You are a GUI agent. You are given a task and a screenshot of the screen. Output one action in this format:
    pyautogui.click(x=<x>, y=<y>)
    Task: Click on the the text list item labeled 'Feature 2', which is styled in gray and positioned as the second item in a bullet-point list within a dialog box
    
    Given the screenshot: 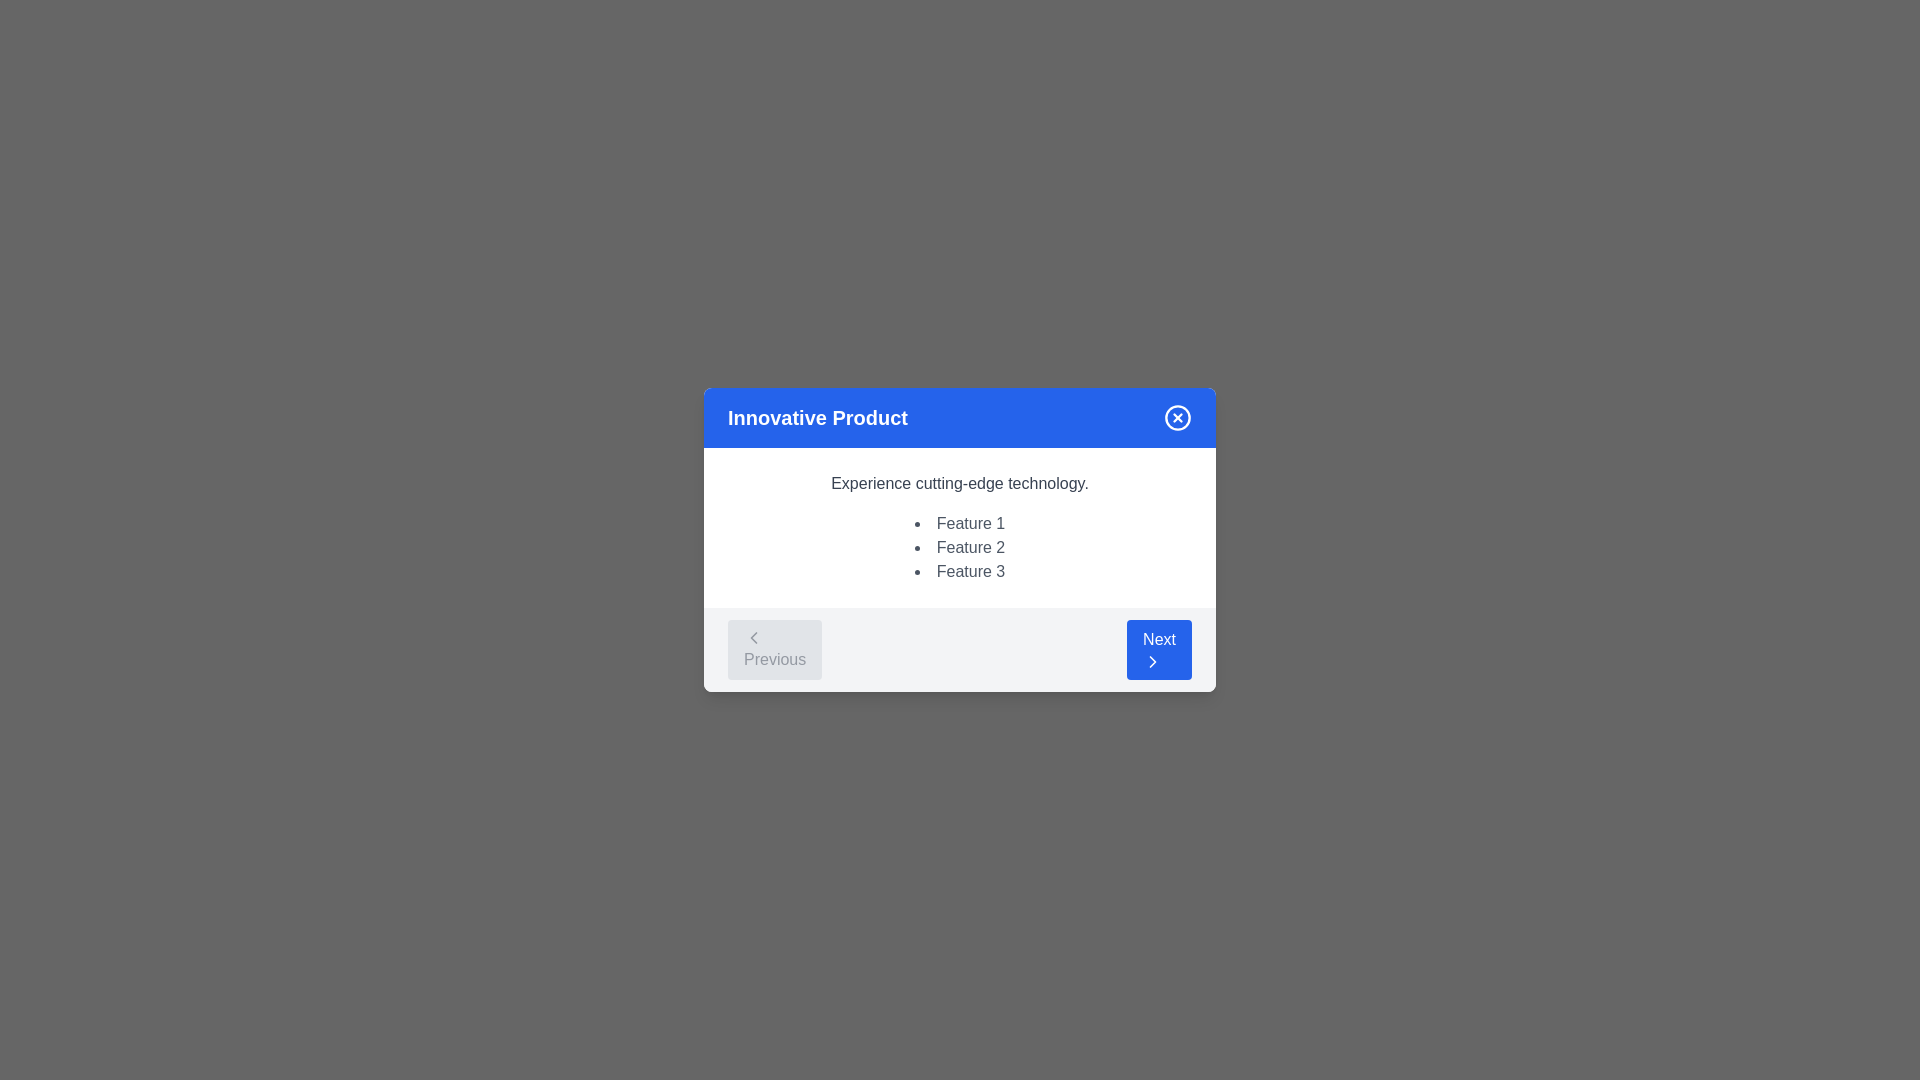 What is the action you would take?
    pyautogui.click(x=960, y=547)
    